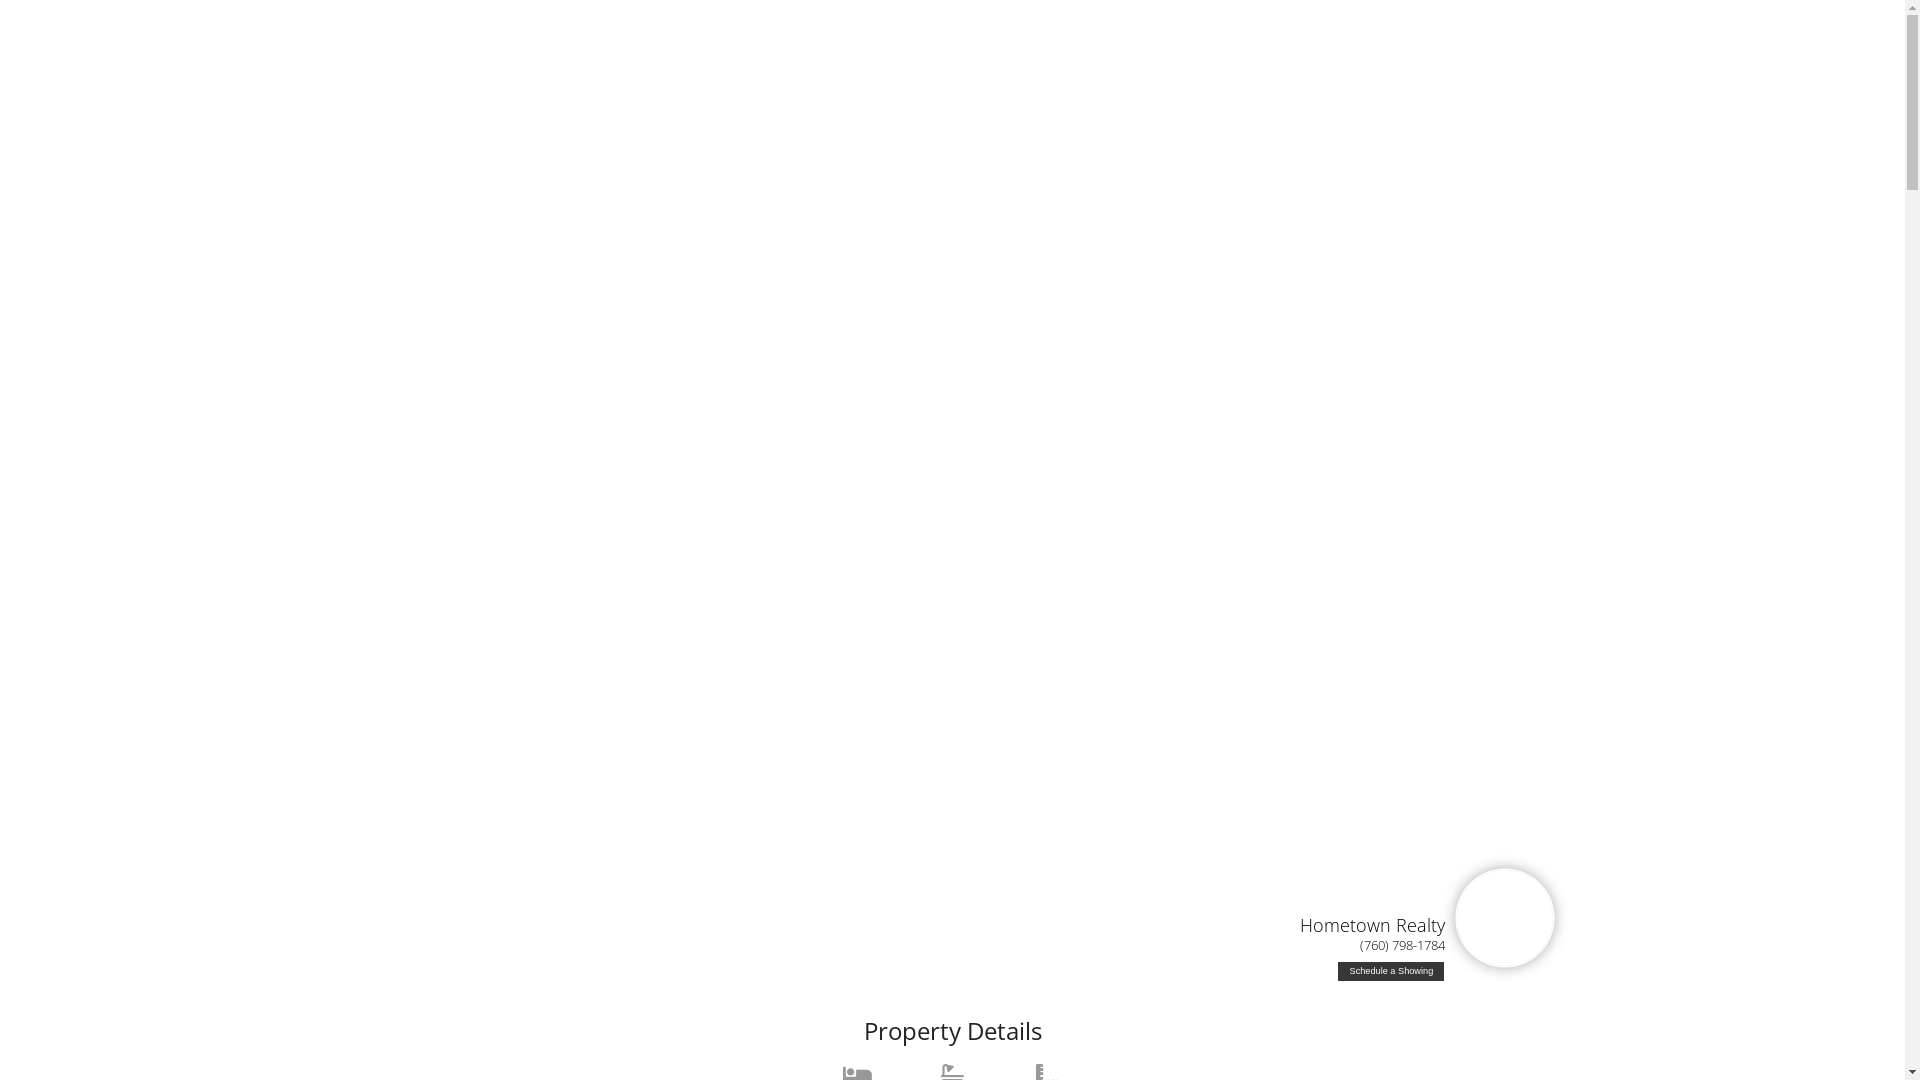  Describe the element at coordinates (1371, 924) in the screenshot. I see `'Hometown Realty'` at that location.